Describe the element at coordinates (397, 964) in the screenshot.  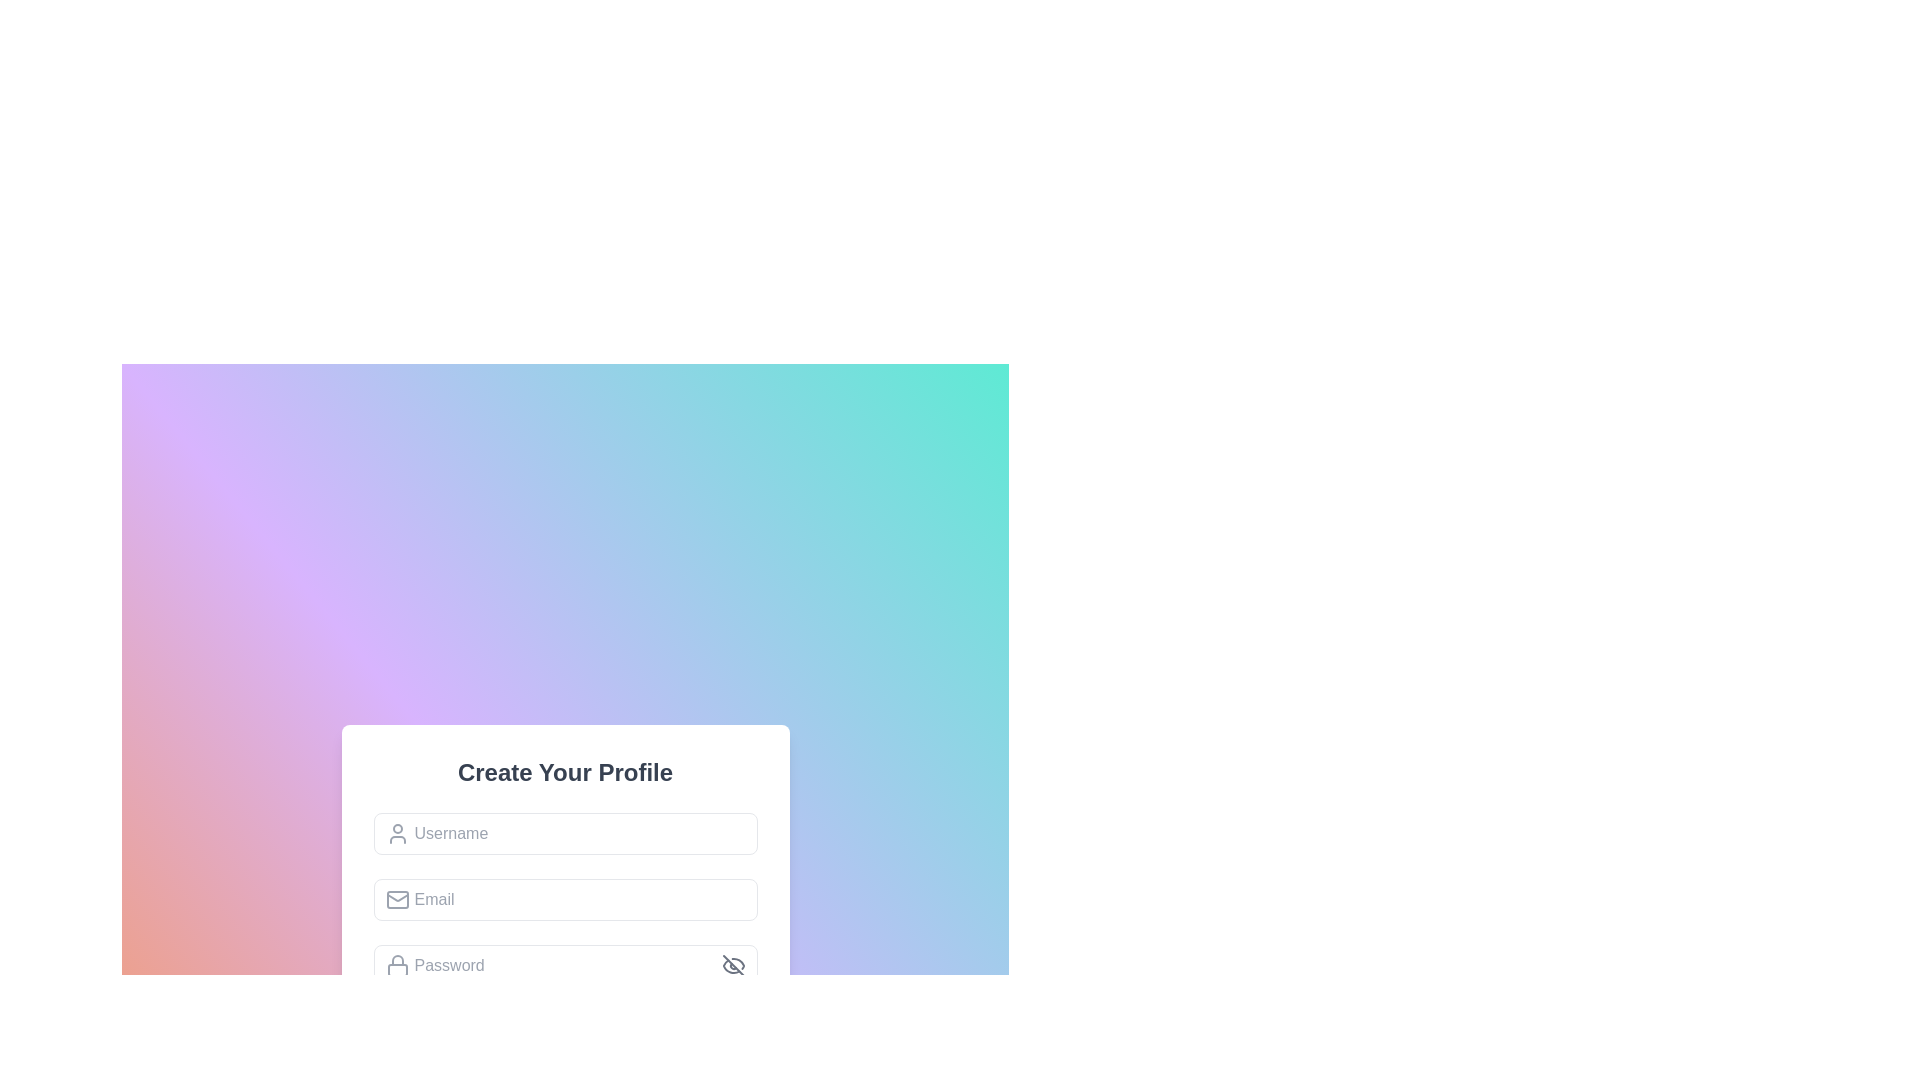
I see `the lock icon located to the left of the password input field, which features a rounded rectangle body and a curved line shackle` at that location.